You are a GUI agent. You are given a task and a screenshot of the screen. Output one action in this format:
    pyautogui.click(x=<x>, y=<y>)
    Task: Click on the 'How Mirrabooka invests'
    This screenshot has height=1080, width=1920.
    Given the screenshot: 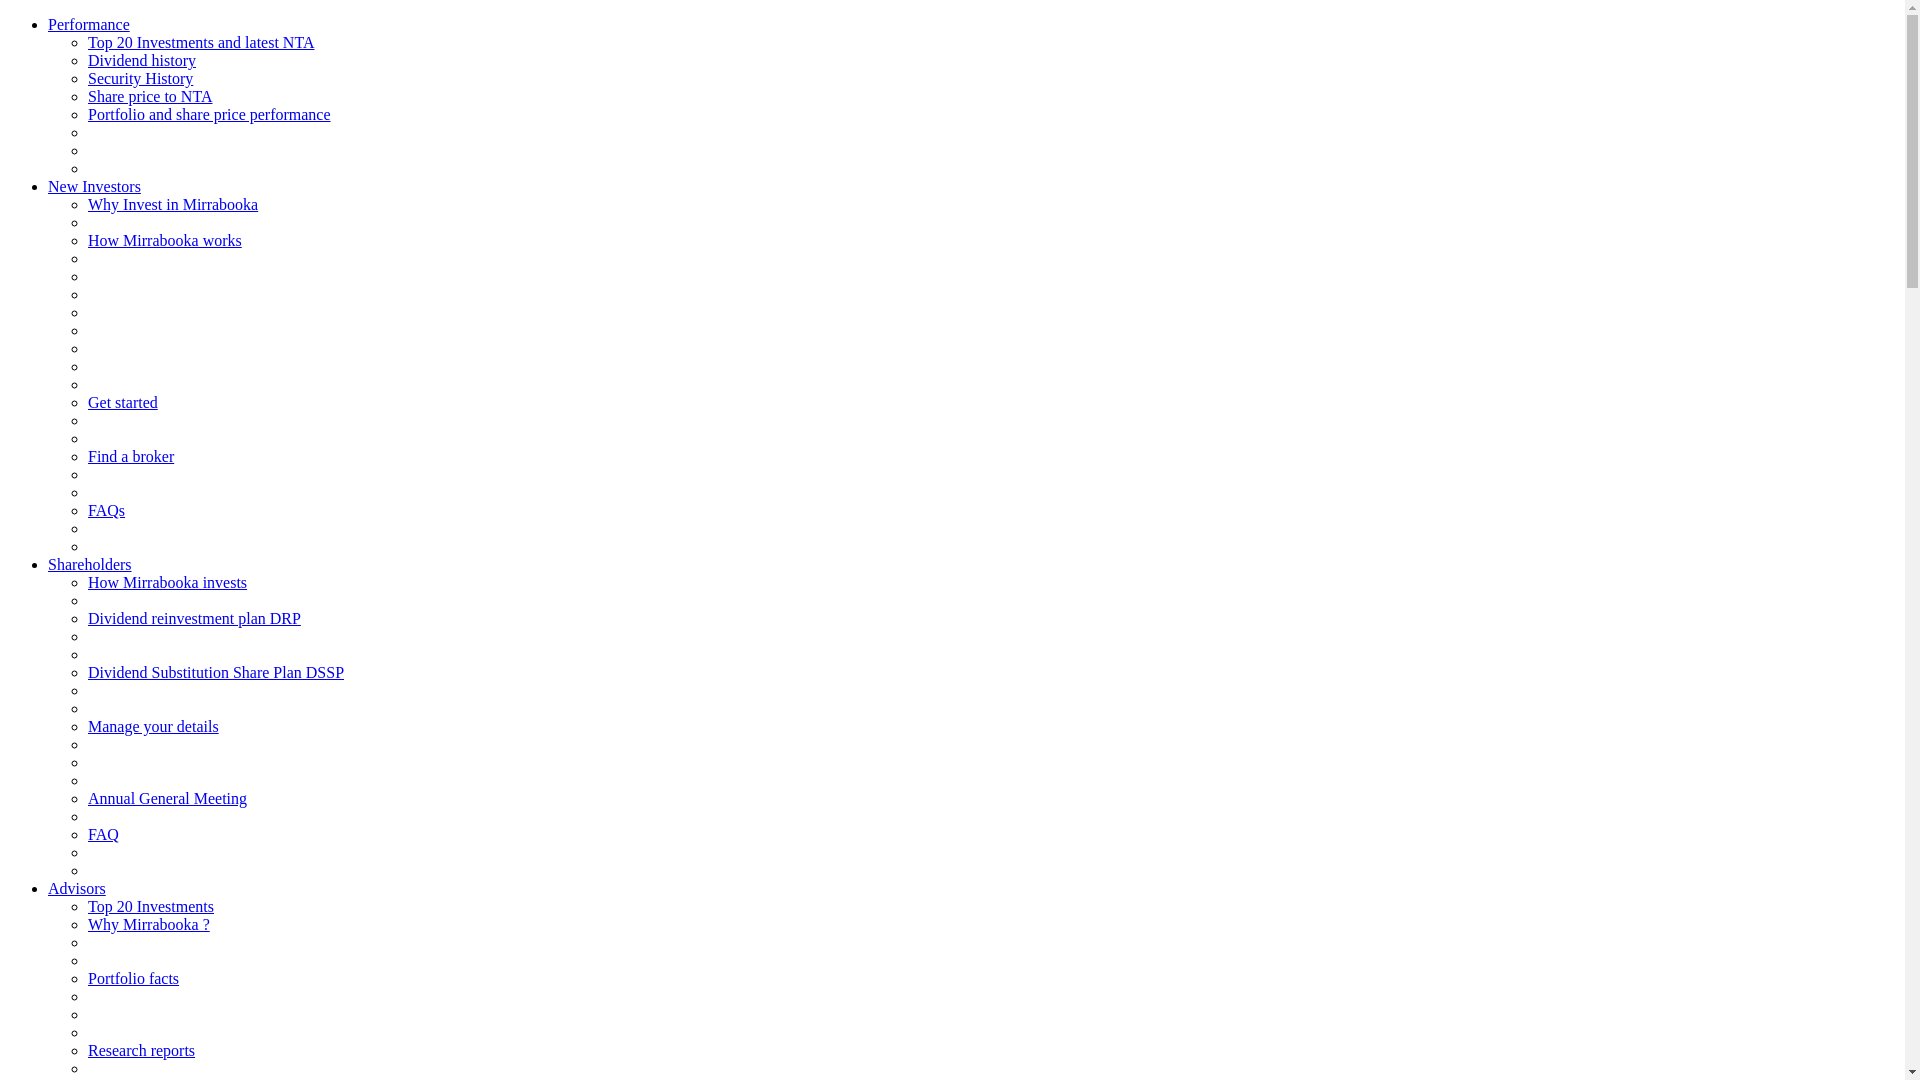 What is the action you would take?
    pyautogui.click(x=167, y=582)
    